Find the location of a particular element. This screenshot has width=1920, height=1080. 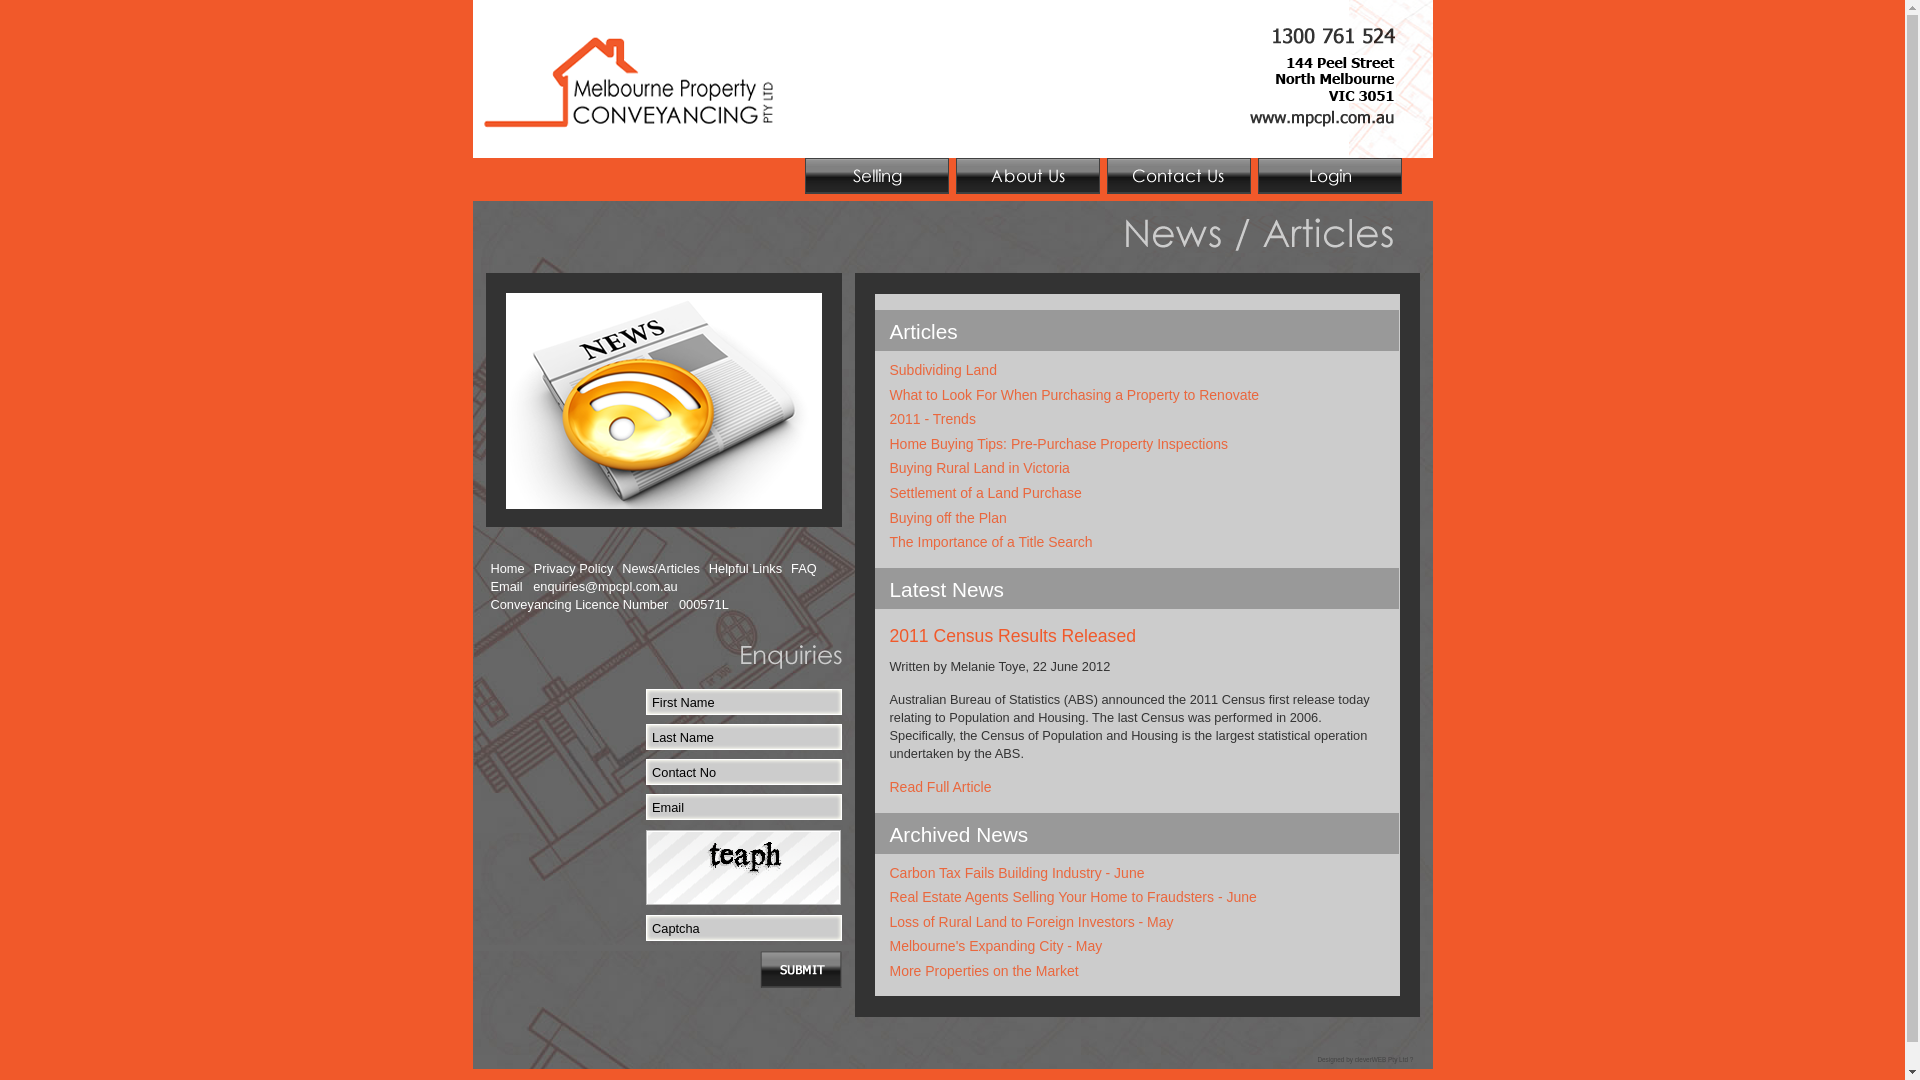

'Helpful Links' is located at coordinates (709, 569).